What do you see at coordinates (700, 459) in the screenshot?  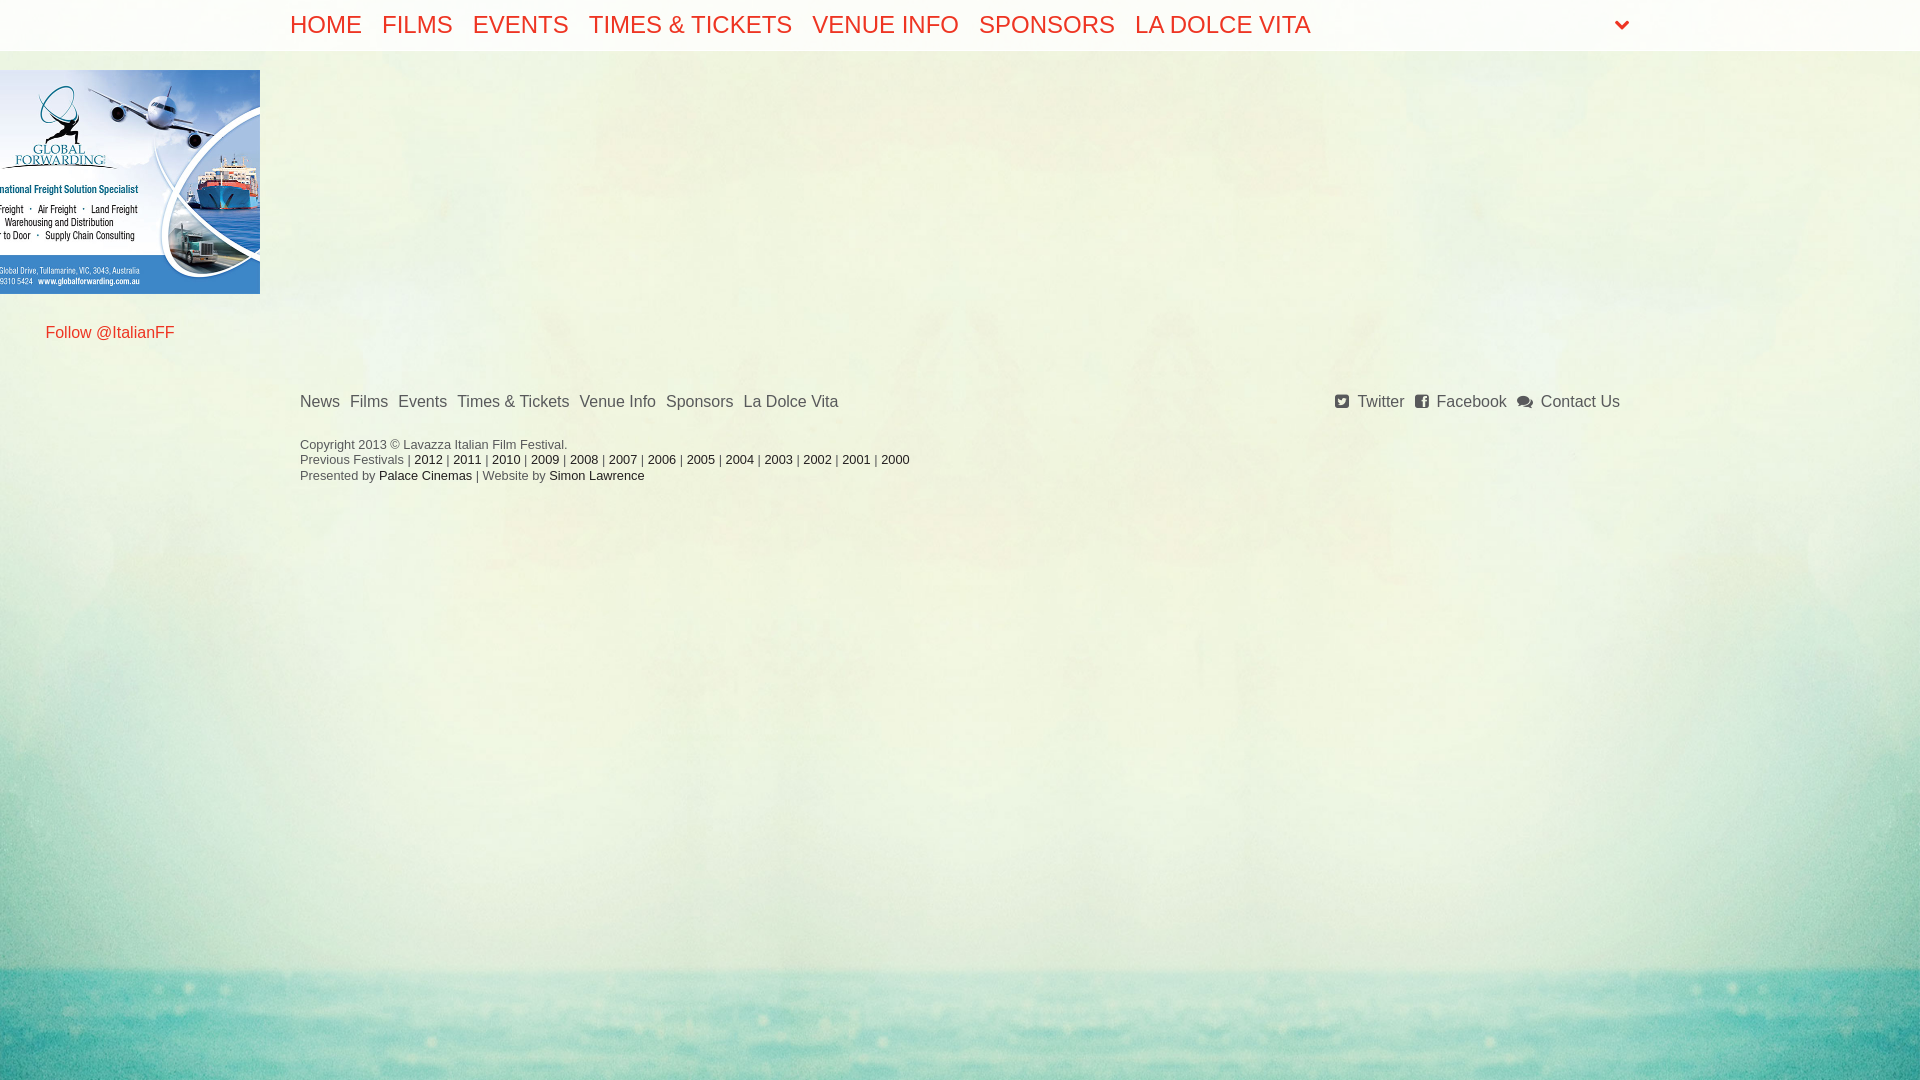 I see `'2005'` at bounding box center [700, 459].